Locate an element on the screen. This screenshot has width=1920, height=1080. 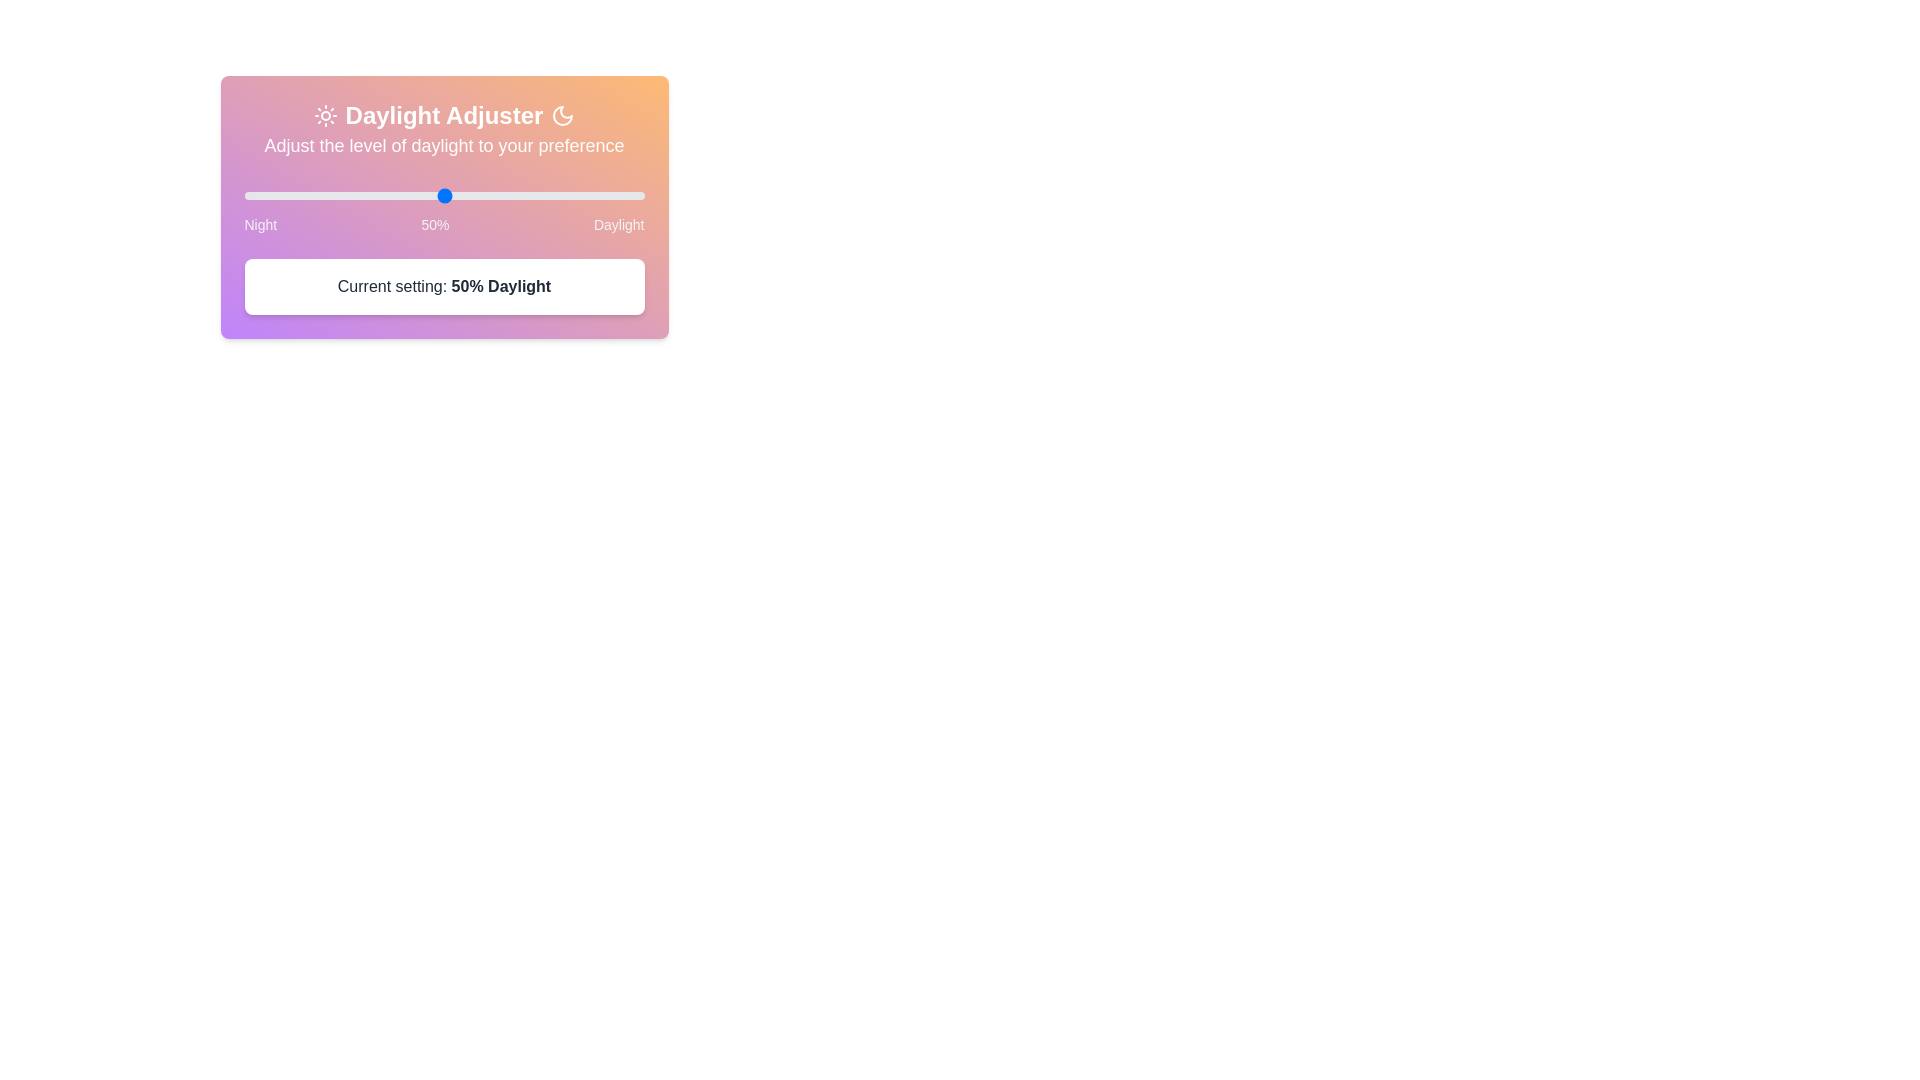
the slider to set the daylight level to 55% is located at coordinates (243, 196).